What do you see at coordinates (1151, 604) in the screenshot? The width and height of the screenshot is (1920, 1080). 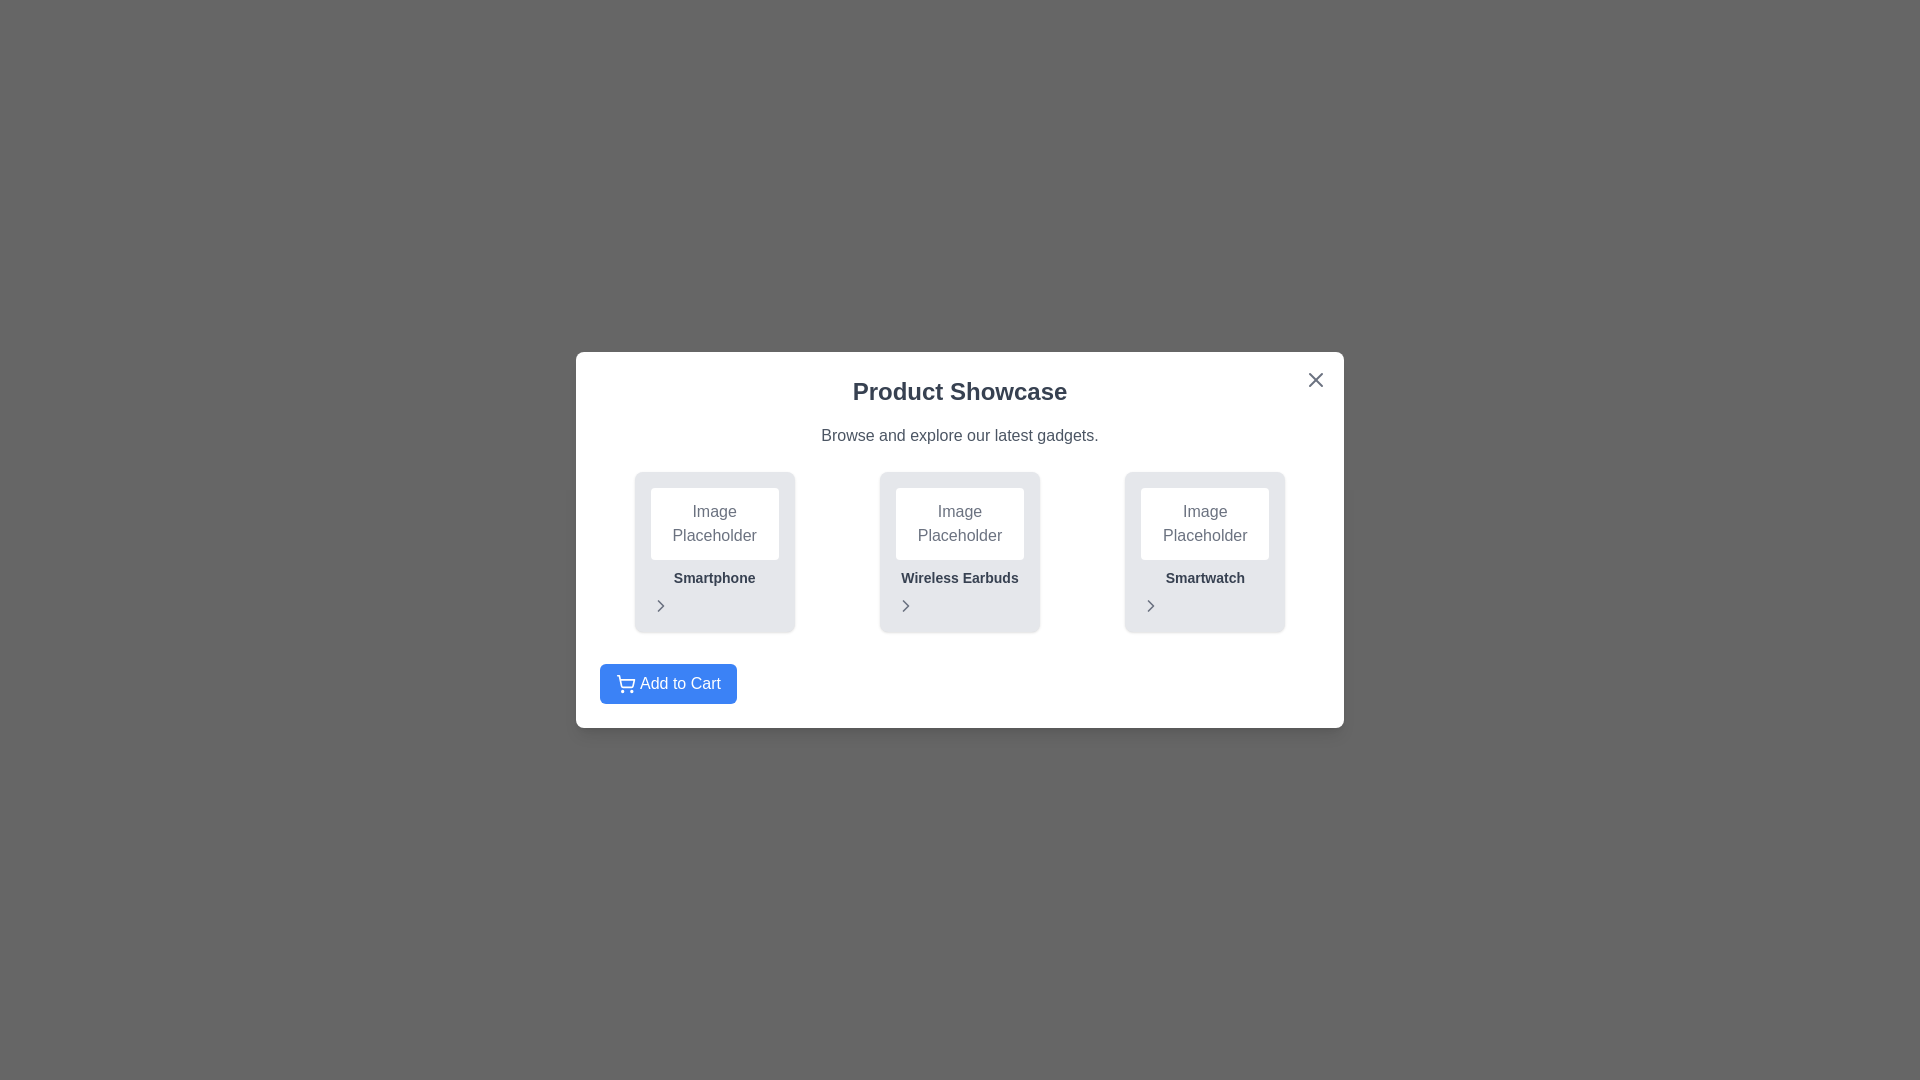 I see `the right-chevron icon located below the 'Smartwatch' text` at bounding box center [1151, 604].